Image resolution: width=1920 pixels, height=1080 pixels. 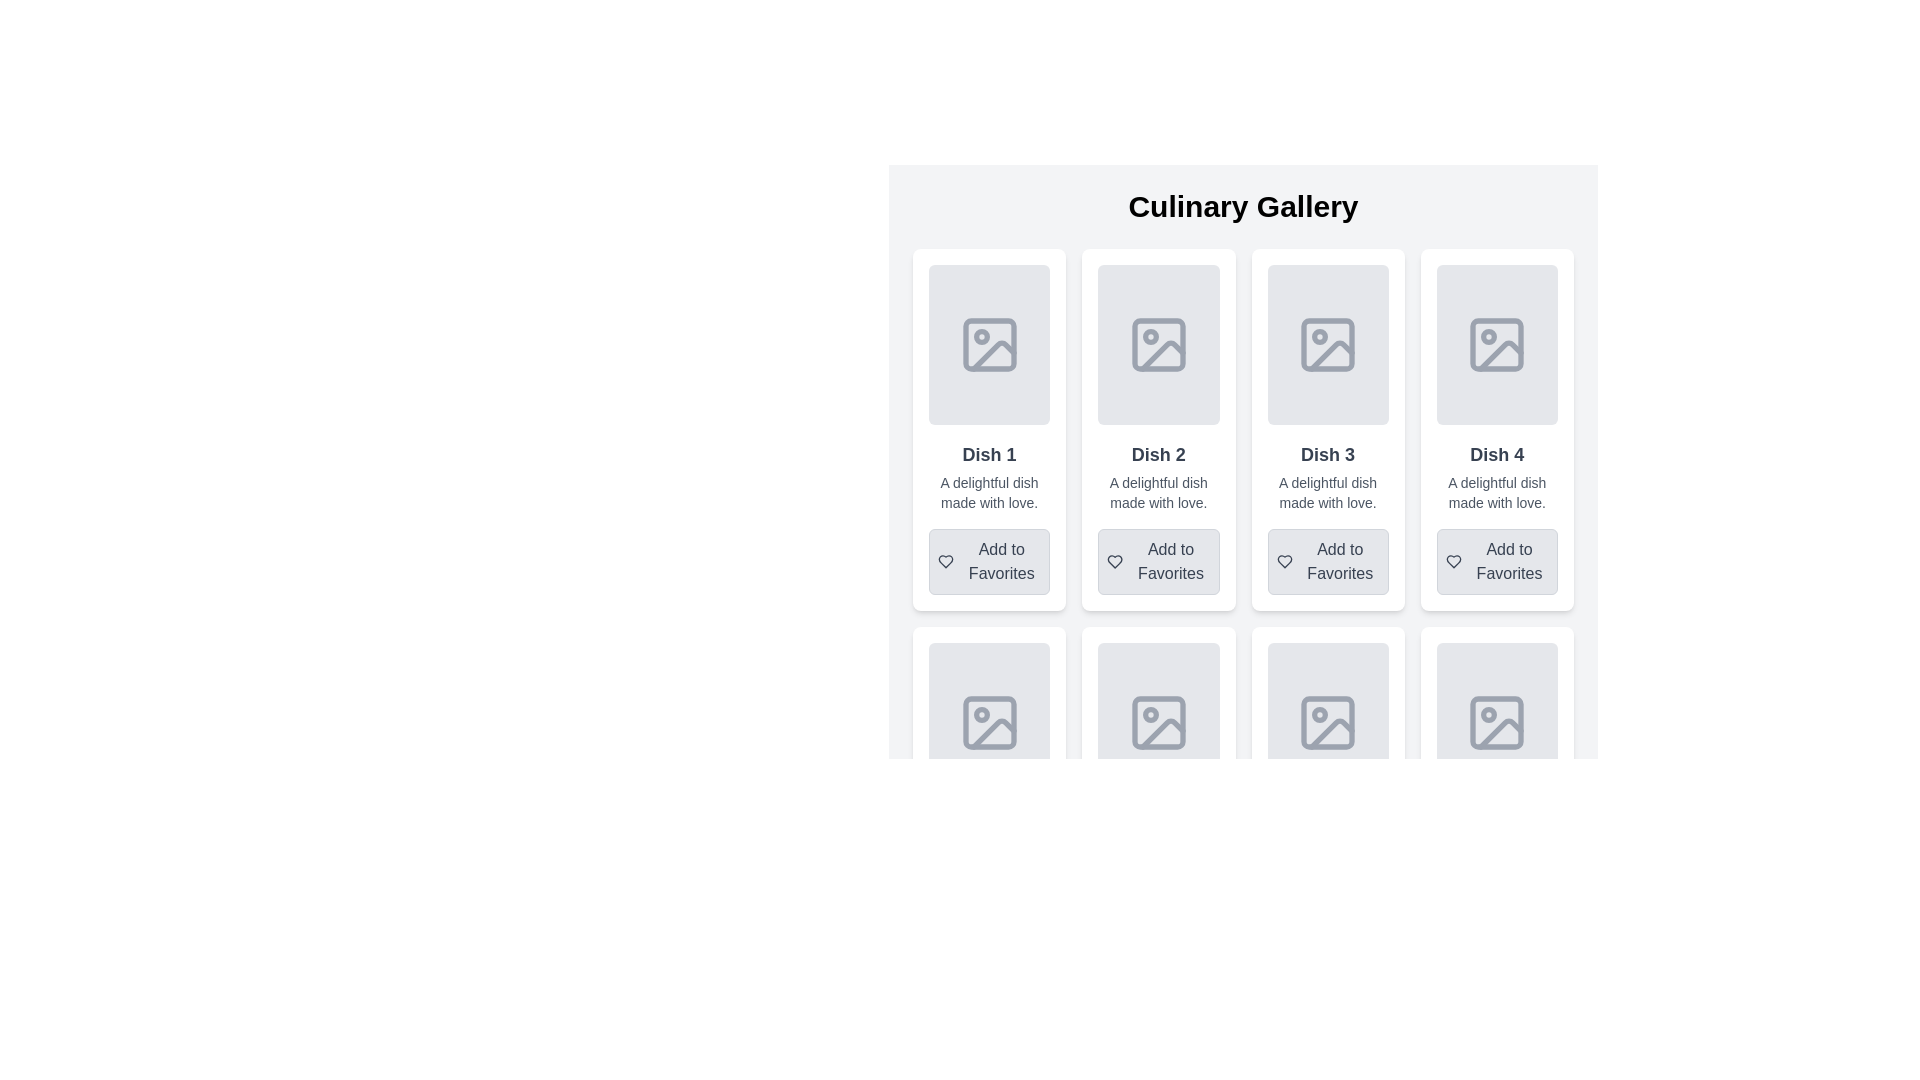 I want to click on the heart icon outlined in dark gray that is part of the 'Add to Favorites' button located beneath the 'Dish 1' card in the gallery grid, so click(x=945, y=562).